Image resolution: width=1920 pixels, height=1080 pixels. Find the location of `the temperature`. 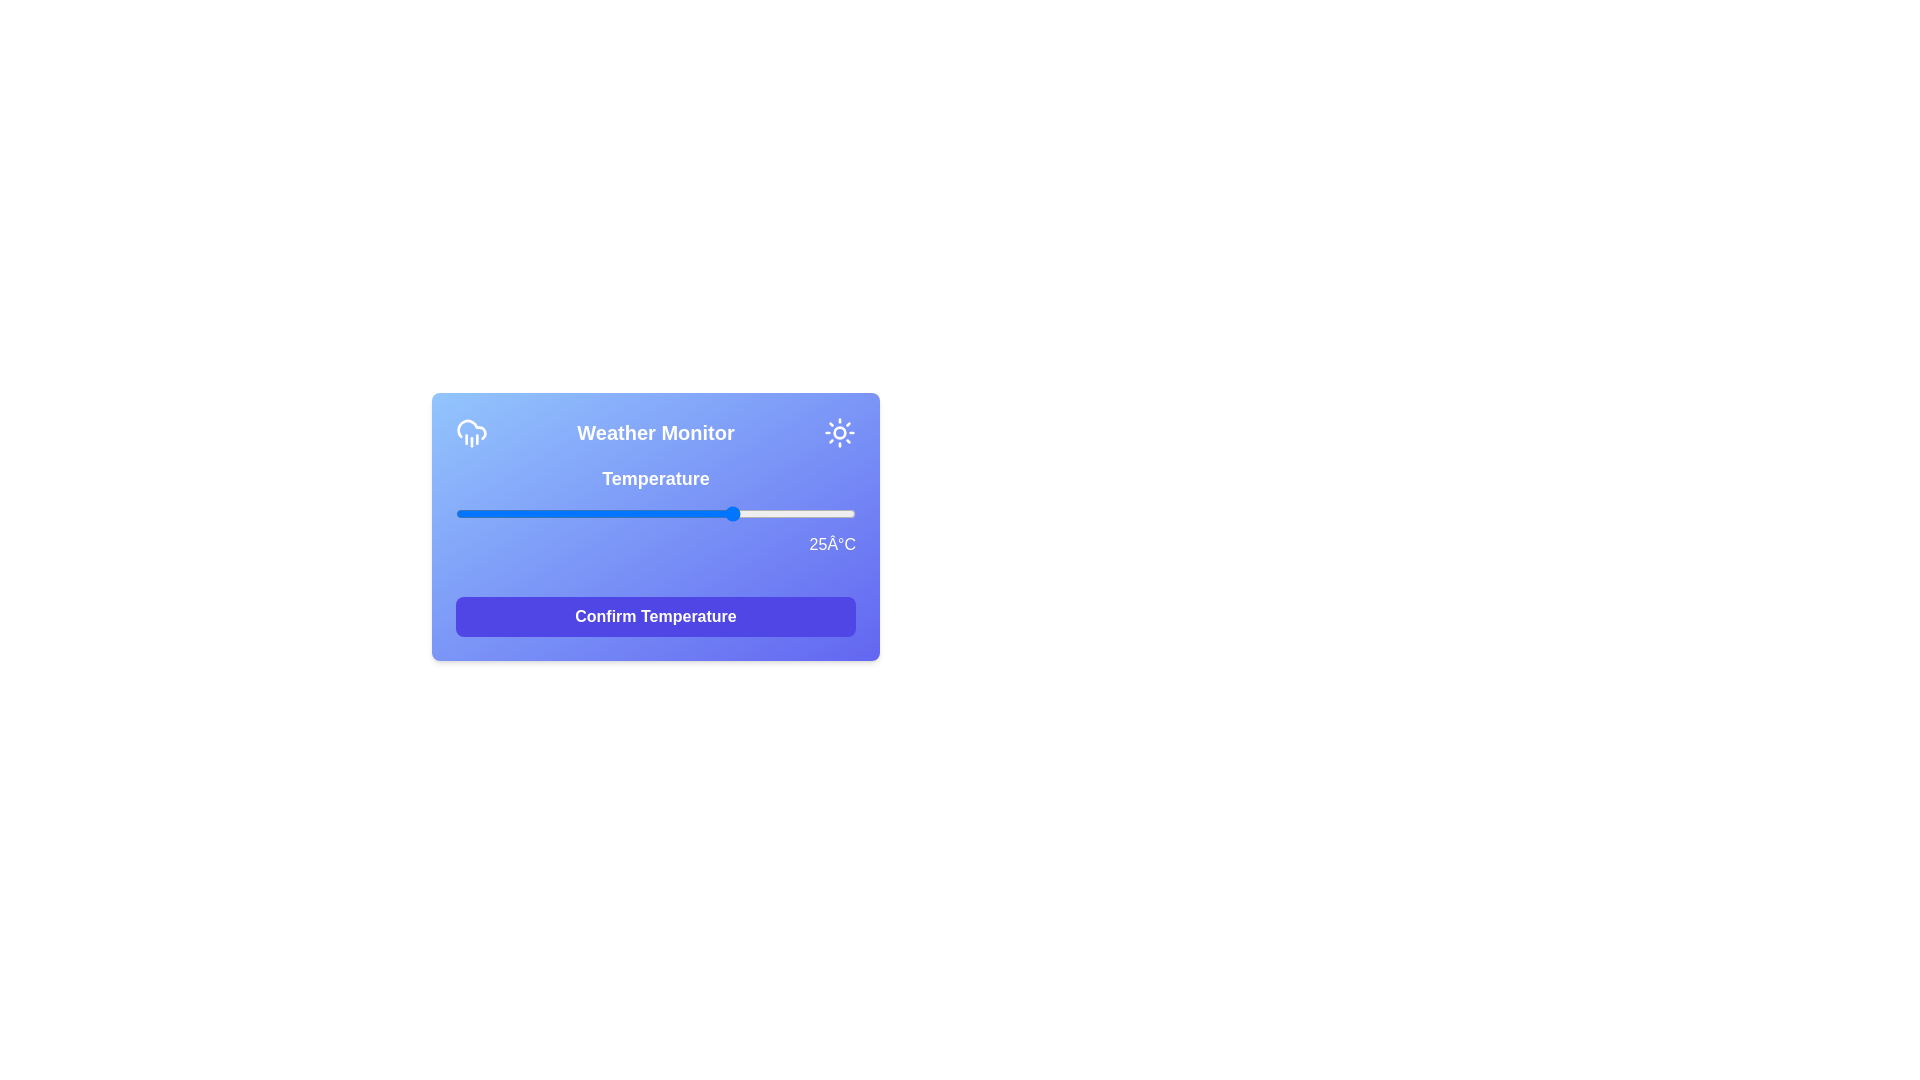

the temperature is located at coordinates (575, 512).